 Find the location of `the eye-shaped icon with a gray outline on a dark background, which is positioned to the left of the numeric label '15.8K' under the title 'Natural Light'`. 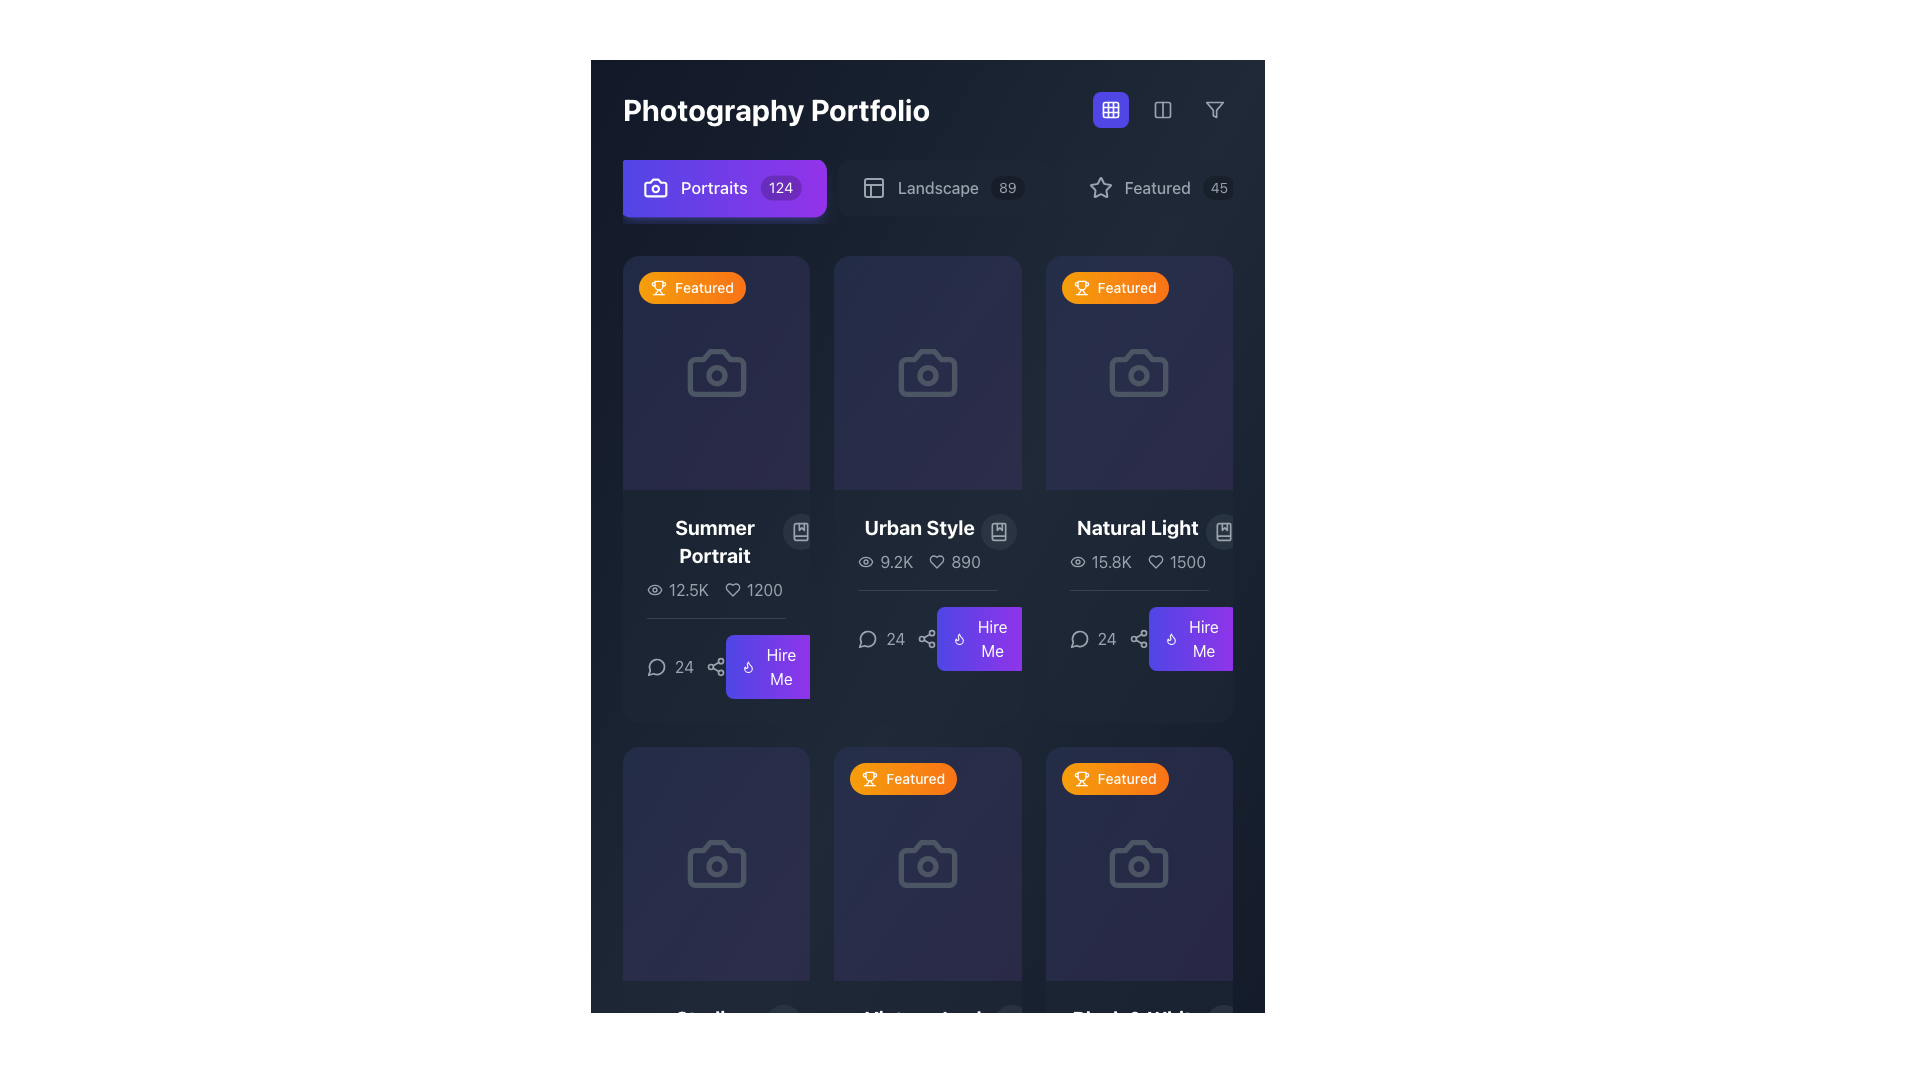

the eye-shaped icon with a gray outline on a dark background, which is positioned to the left of the numeric label '15.8K' under the title 'Natural Light' is located at coordinates (1076, 562).